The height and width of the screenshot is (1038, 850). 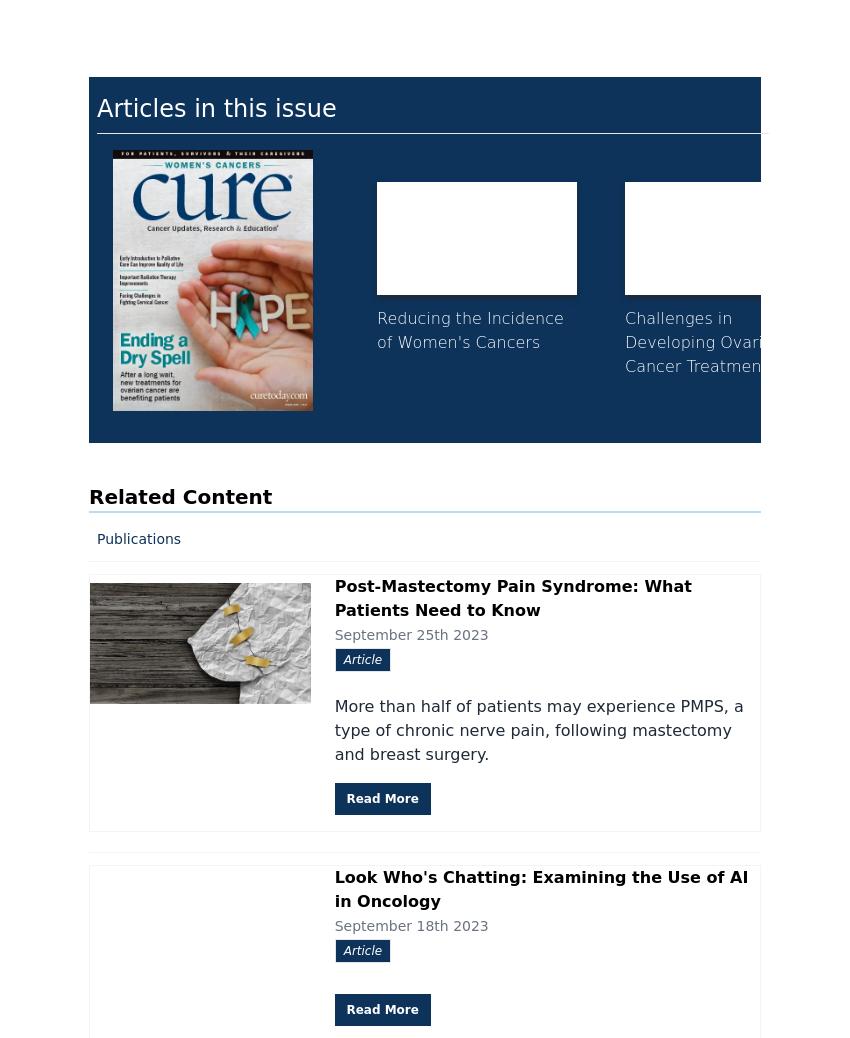 I want to click on 'Challenges in Developing Ovarian Cancer Treatments', so click(x=702, y=341).